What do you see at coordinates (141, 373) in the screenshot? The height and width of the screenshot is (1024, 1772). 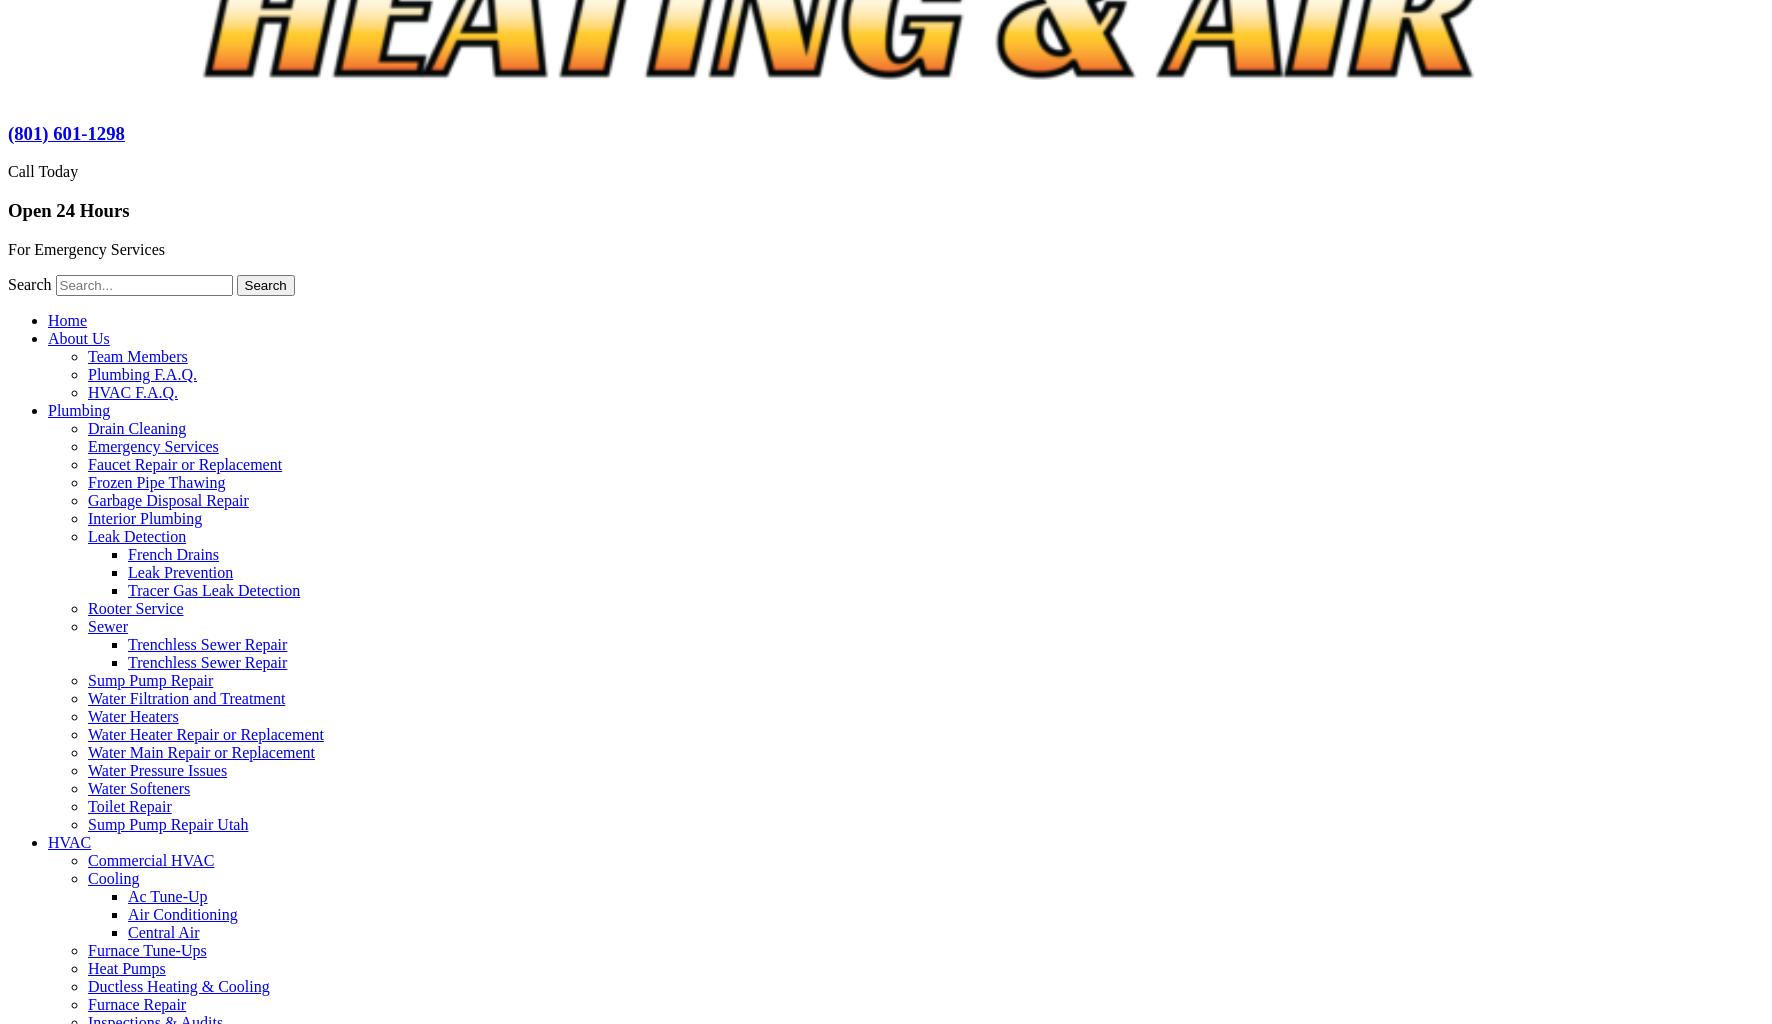 I see `'Plumbing F.A.Q.'` at bounding box center [141, 373].